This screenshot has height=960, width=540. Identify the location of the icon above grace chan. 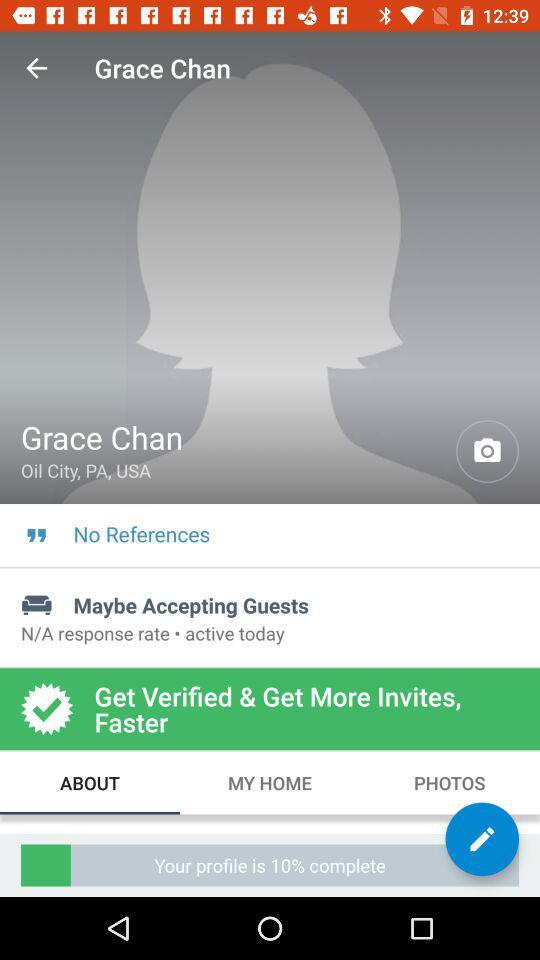
(36, 68).